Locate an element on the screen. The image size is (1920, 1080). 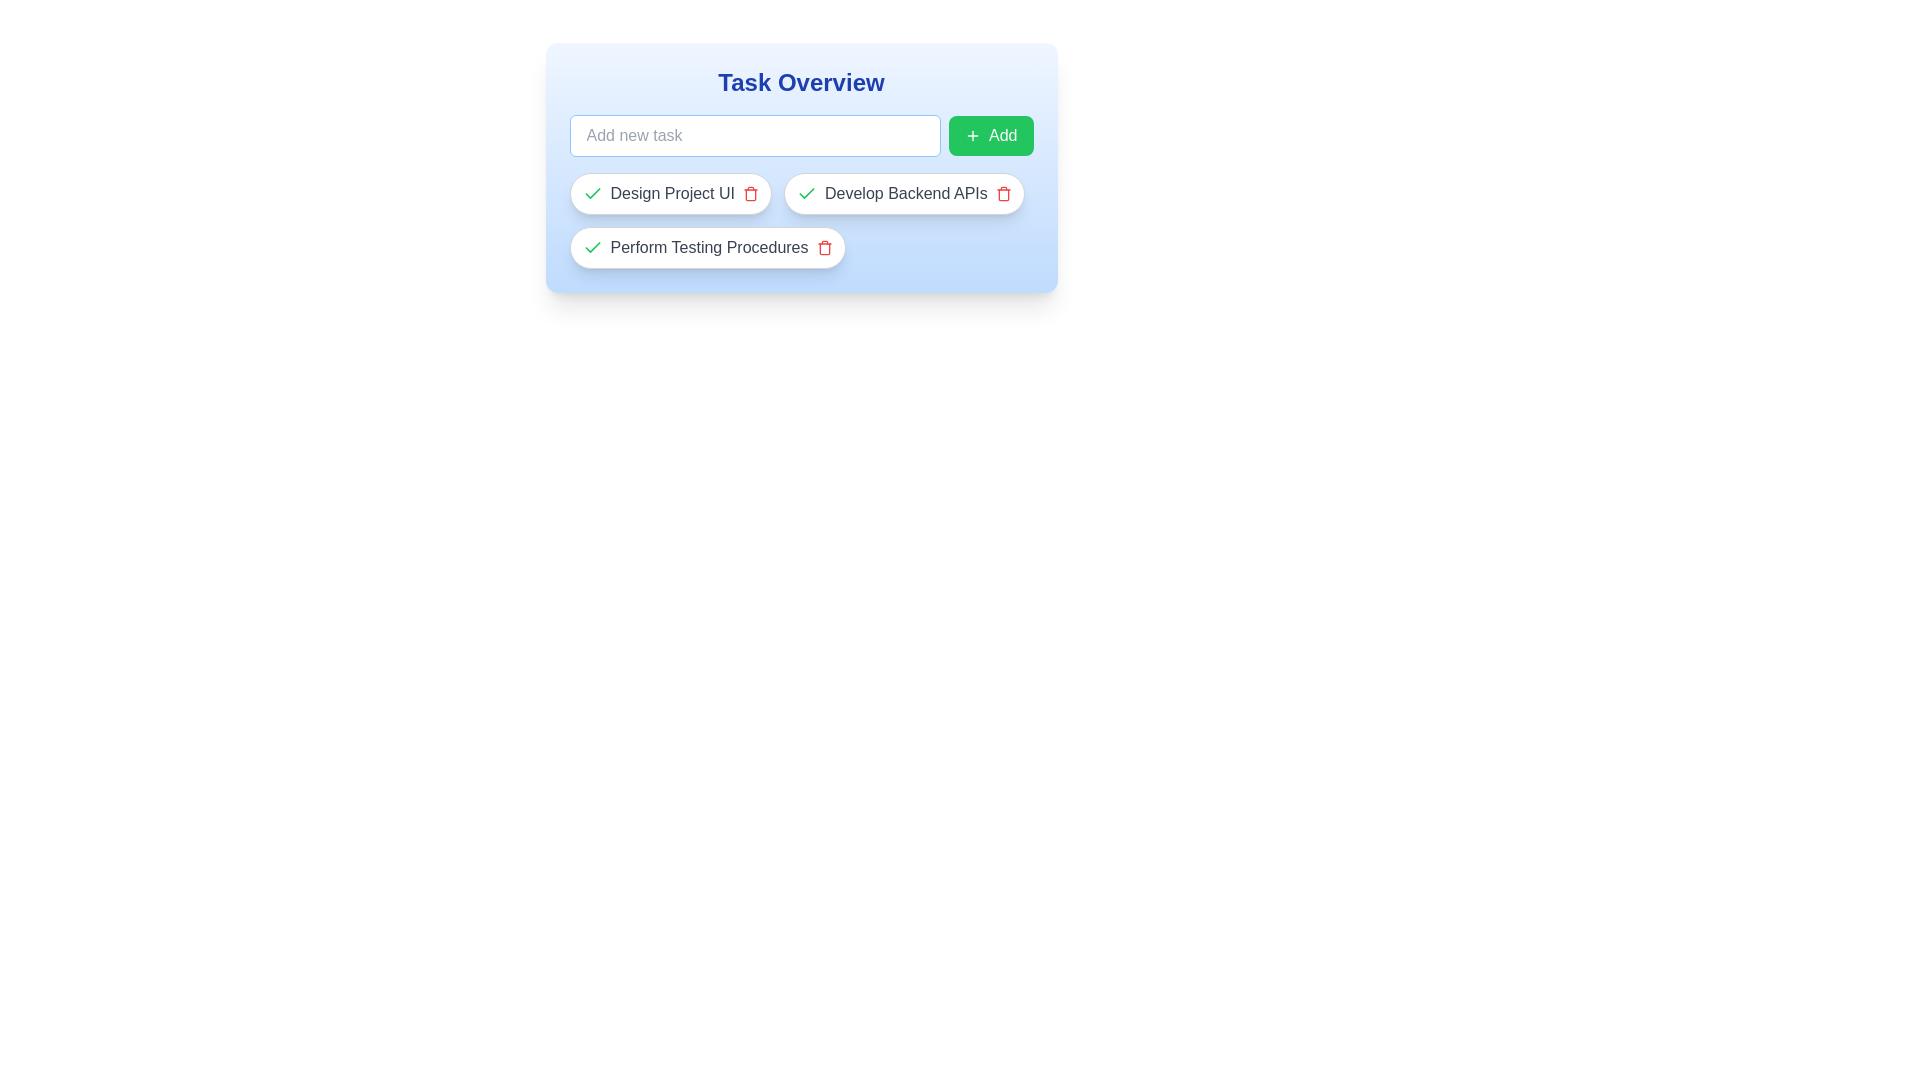
the trash icon next to the task labeled Develop Backend APIs to remove it is located at coordinates (1003, 193).